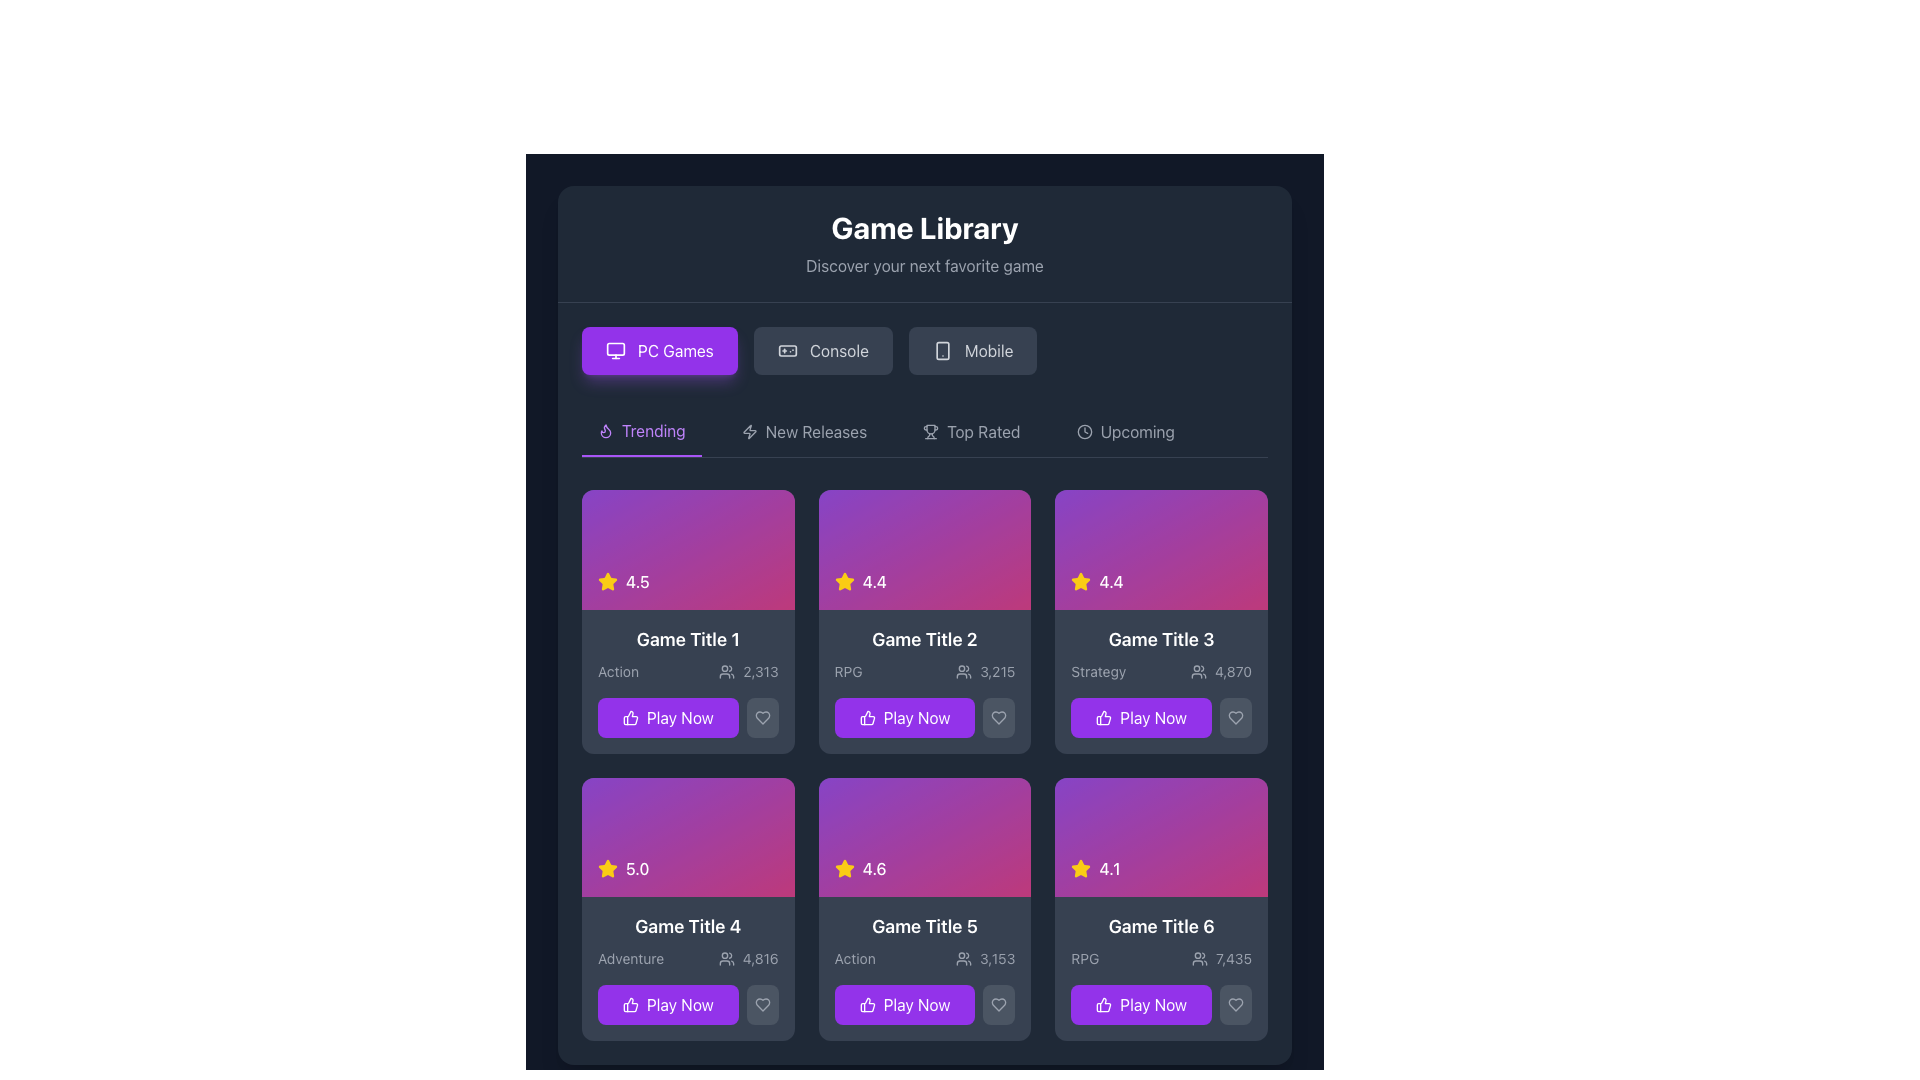 This screenshot has height=1080, width=1920. What do you see at coordinates (688, 549) in the screenshot?
I see `the Rating Display element which shows the rating of a game, located in the top-left card of the 'Trending' section in the 'Game Library' page` at bounding box center [688, 549].